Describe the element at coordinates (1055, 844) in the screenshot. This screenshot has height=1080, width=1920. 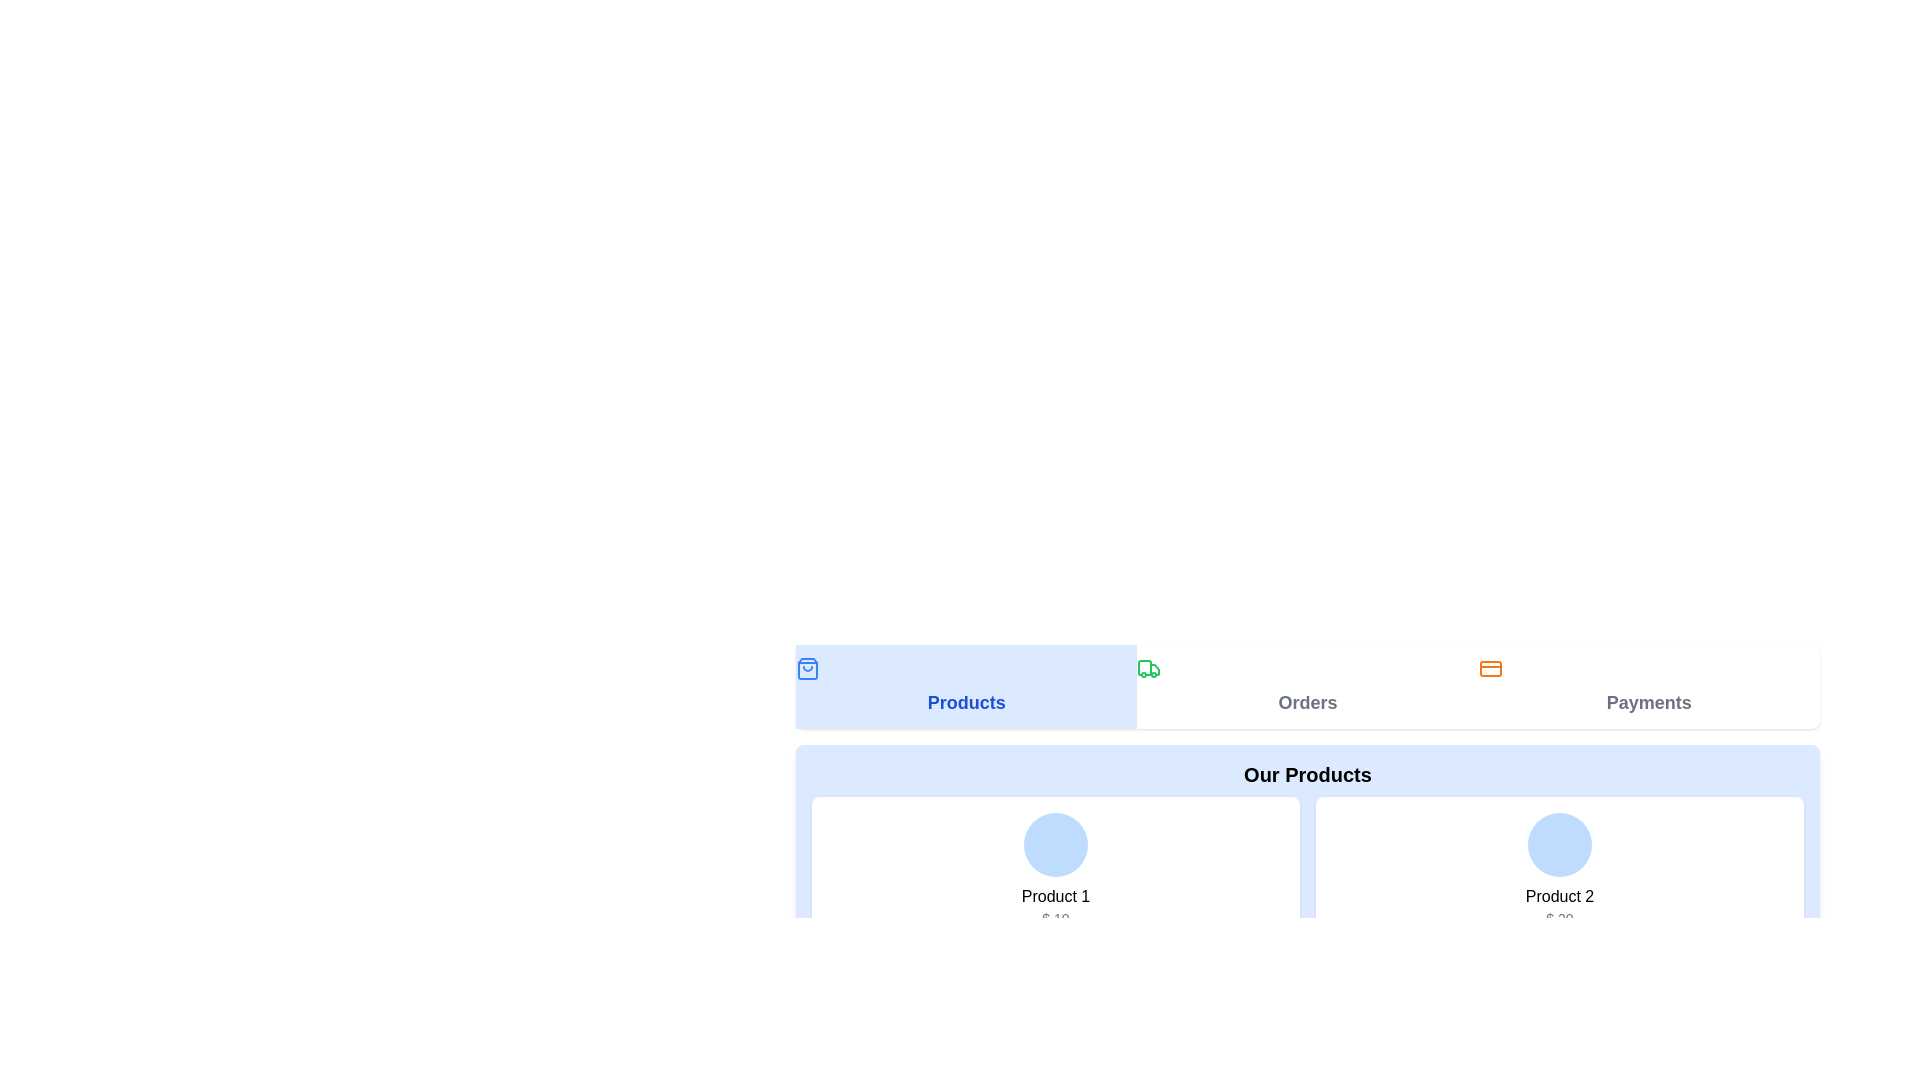
I see `the circle visual decorator associated with 'Product 1' priced at '$10'` at that location.